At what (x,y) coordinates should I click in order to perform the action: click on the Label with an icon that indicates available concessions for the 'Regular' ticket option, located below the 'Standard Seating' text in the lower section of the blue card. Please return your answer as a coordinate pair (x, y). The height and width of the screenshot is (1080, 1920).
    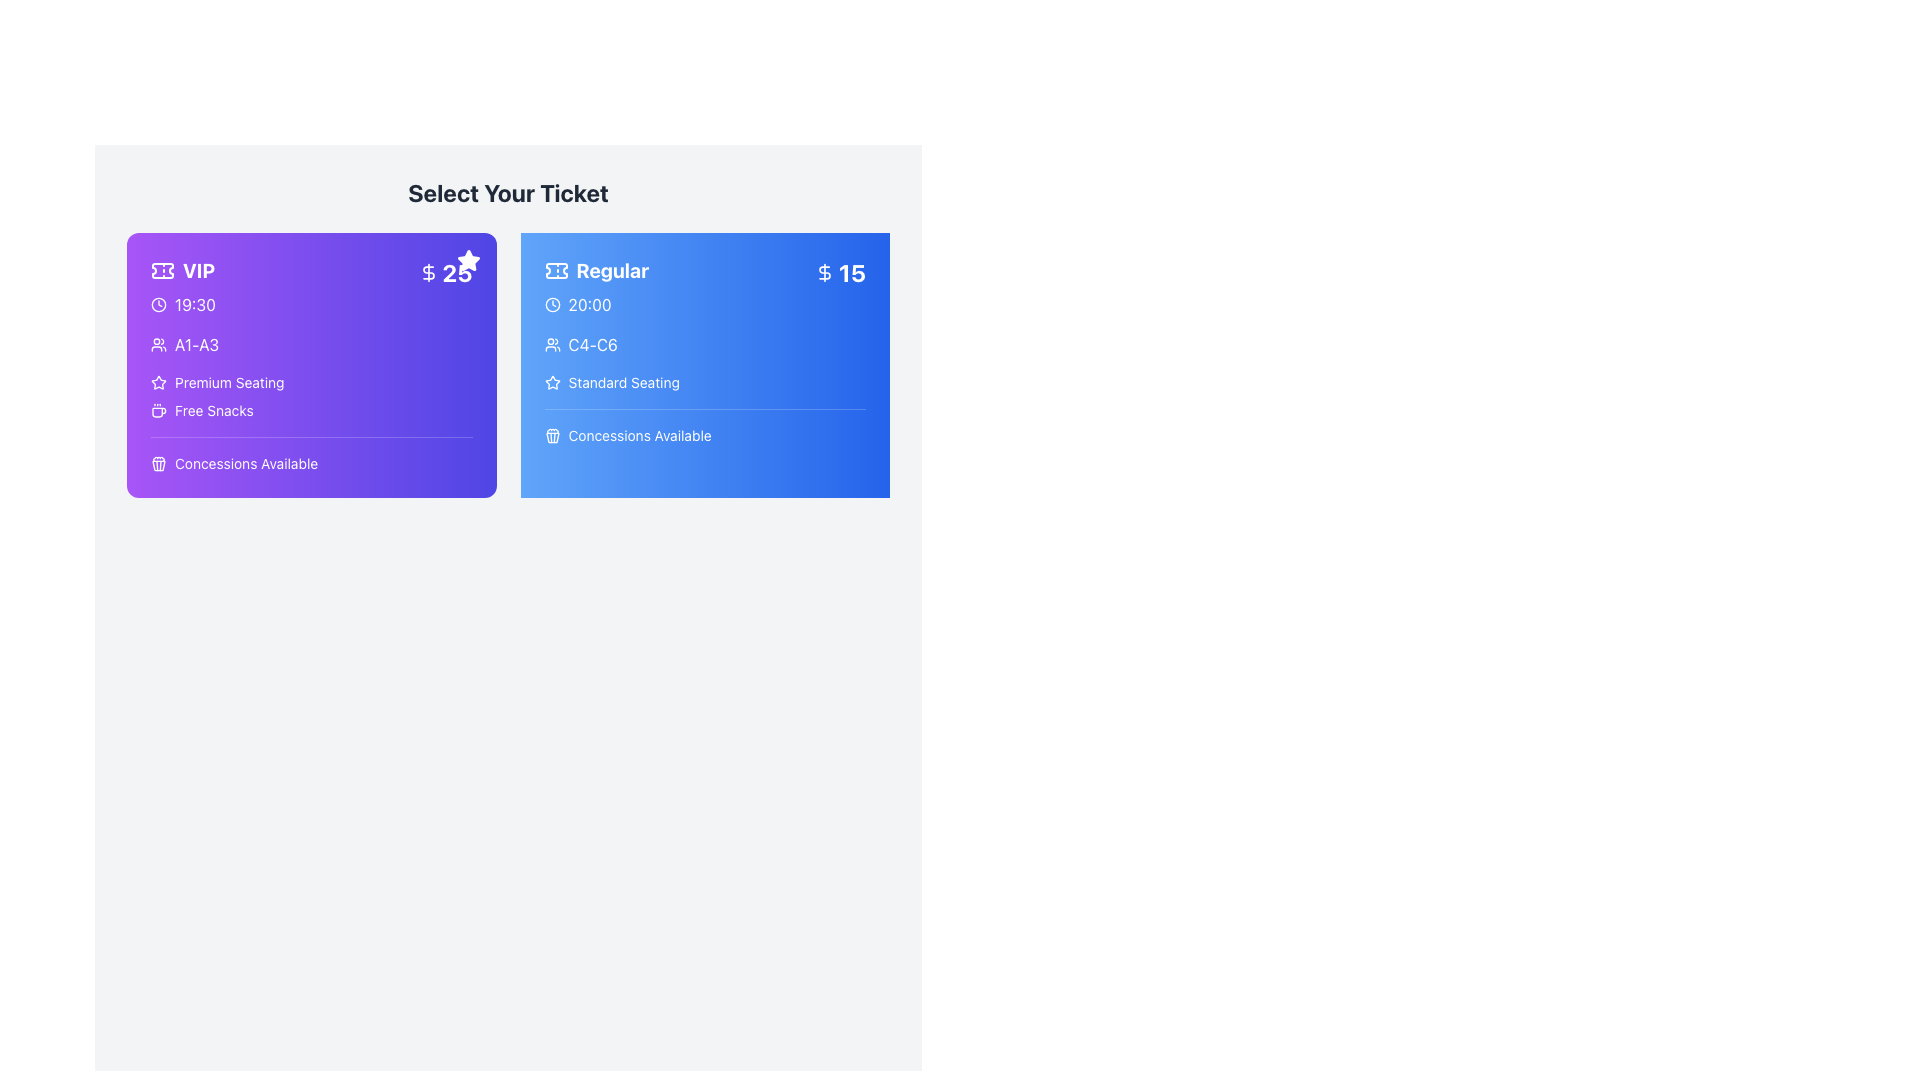
    Looking at the image, I should click on (705, 426).